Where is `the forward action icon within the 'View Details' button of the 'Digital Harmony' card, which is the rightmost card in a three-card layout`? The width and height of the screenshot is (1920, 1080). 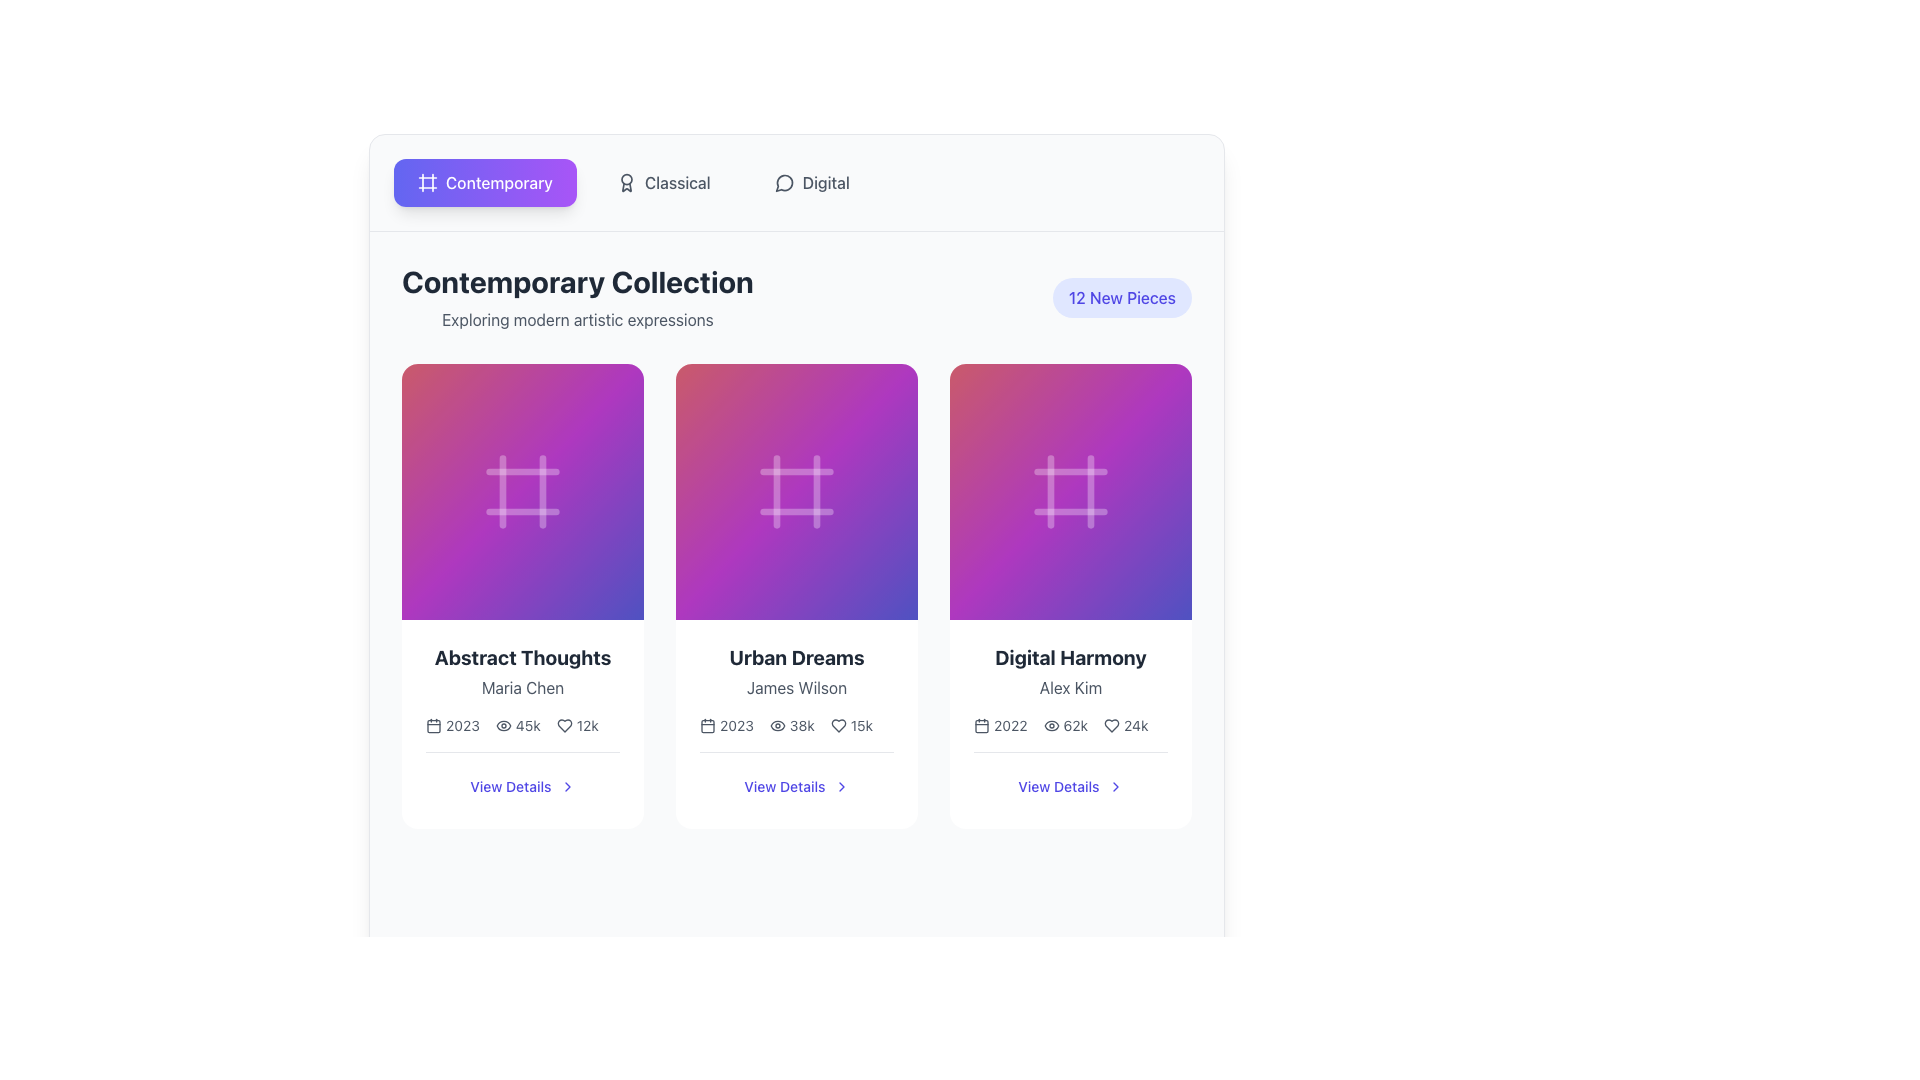 the forward action icon within the 'View Details' button of the 'Digital Harmony' card, which is the rightmost card in a three-card layout is located at coordinates (1114, 785).